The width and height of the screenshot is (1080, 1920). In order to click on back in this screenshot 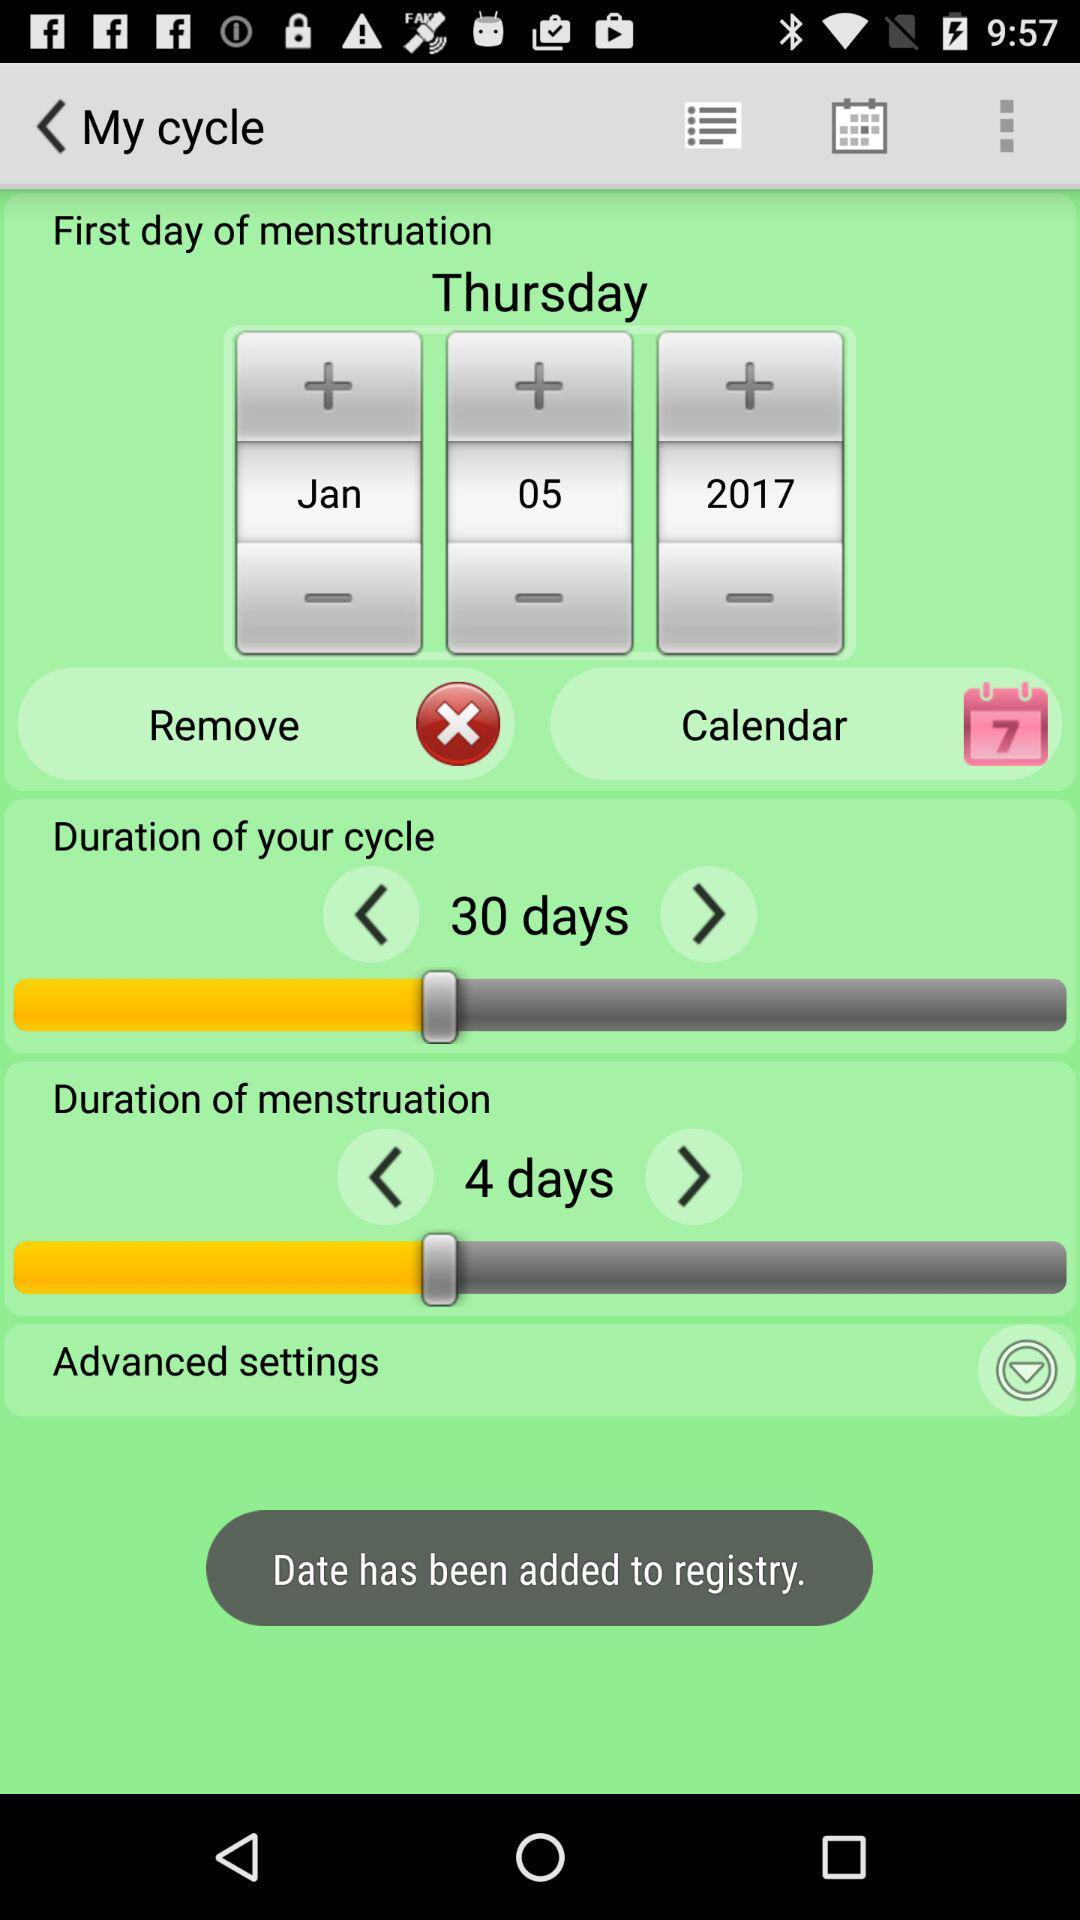, I will do `click(385, 1176)`.